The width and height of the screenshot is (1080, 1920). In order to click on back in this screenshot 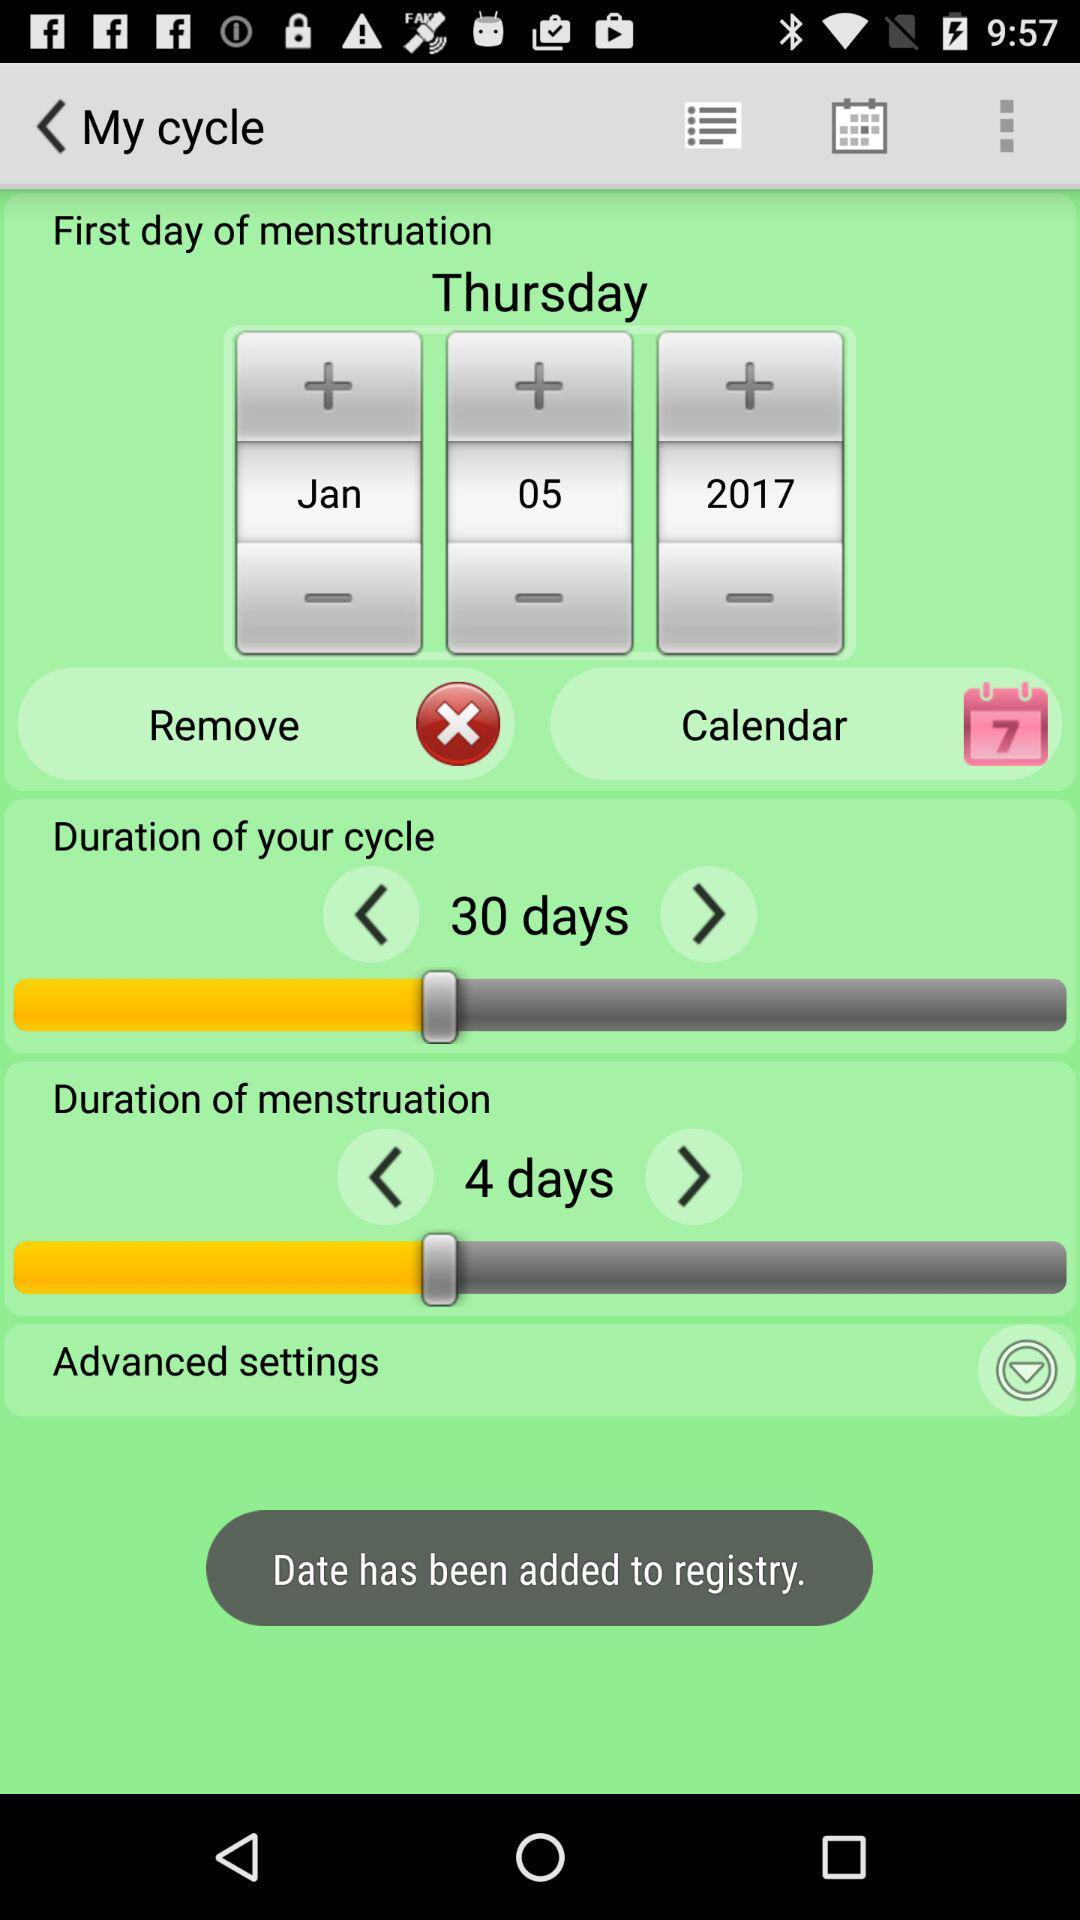, I will do `click(385, 1176)`.